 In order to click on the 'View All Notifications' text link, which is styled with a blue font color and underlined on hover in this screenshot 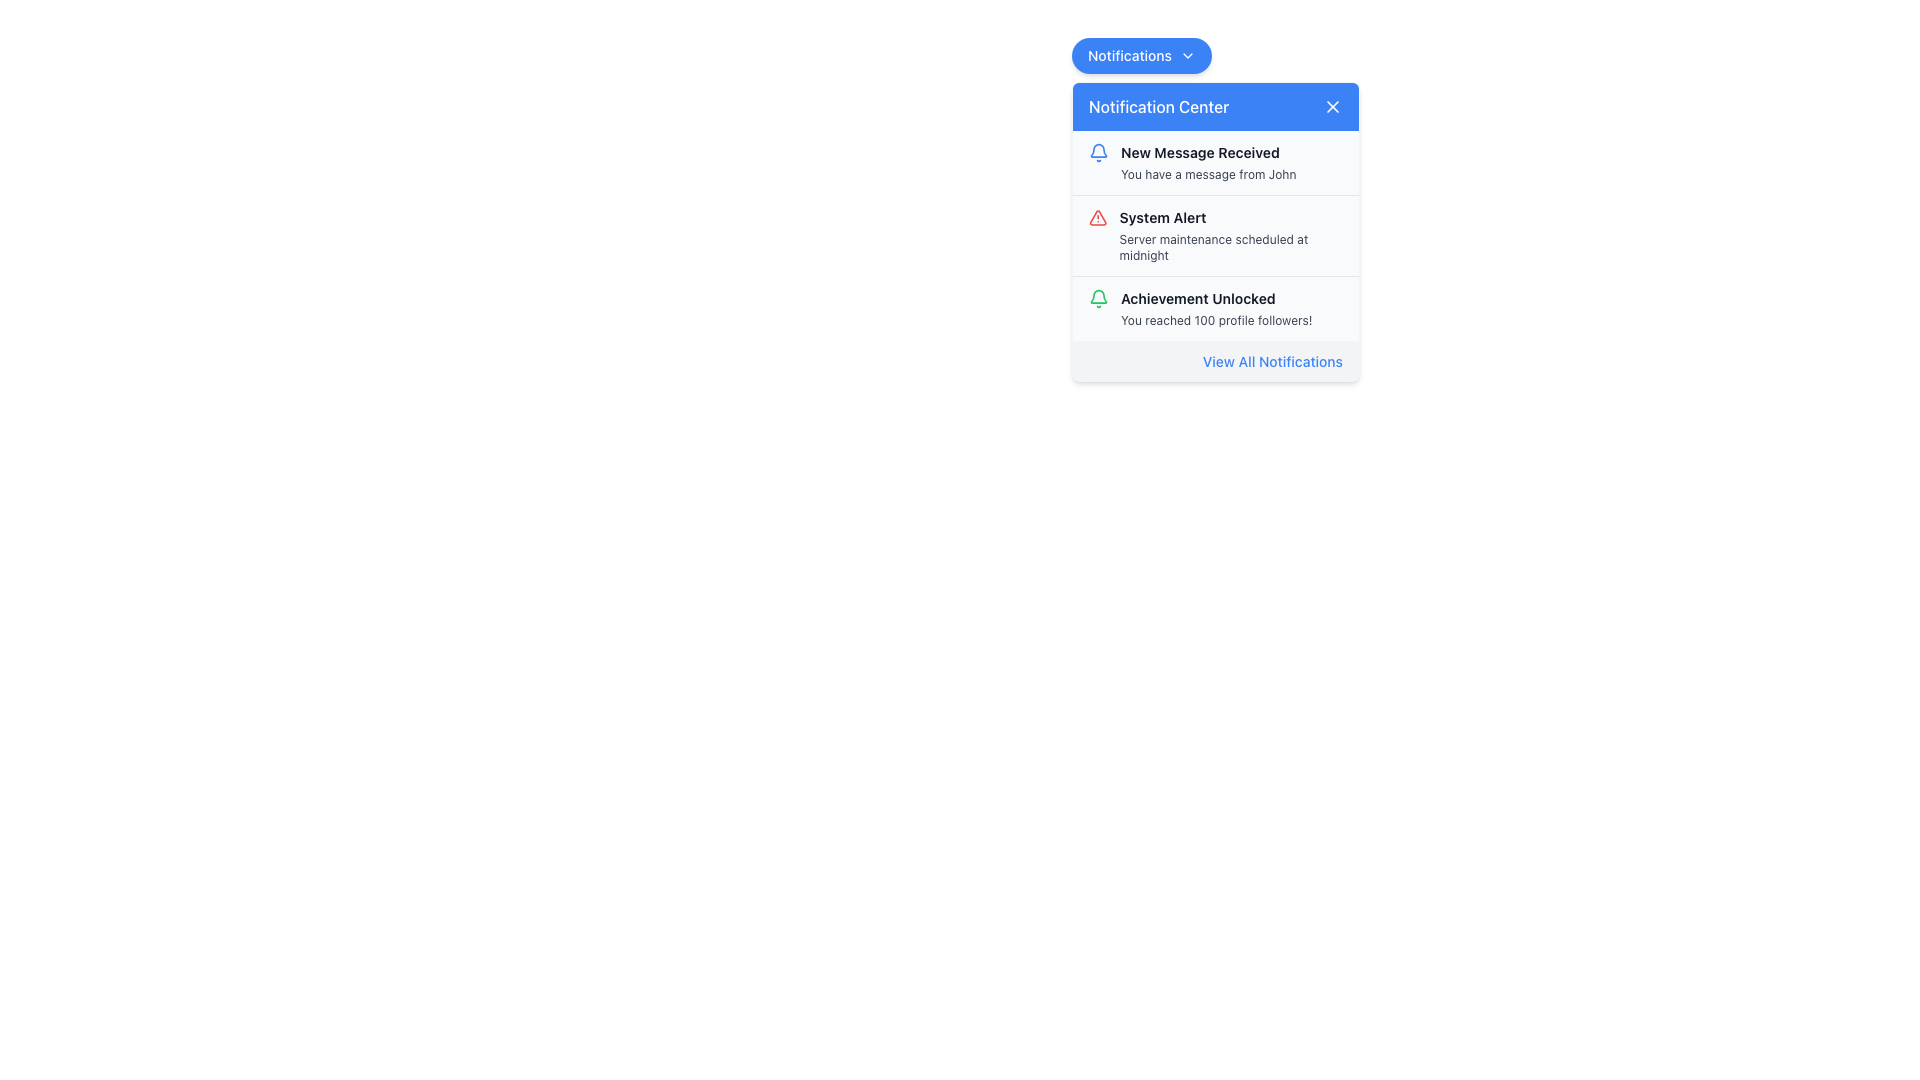, I will do `click(1271, 362)`.